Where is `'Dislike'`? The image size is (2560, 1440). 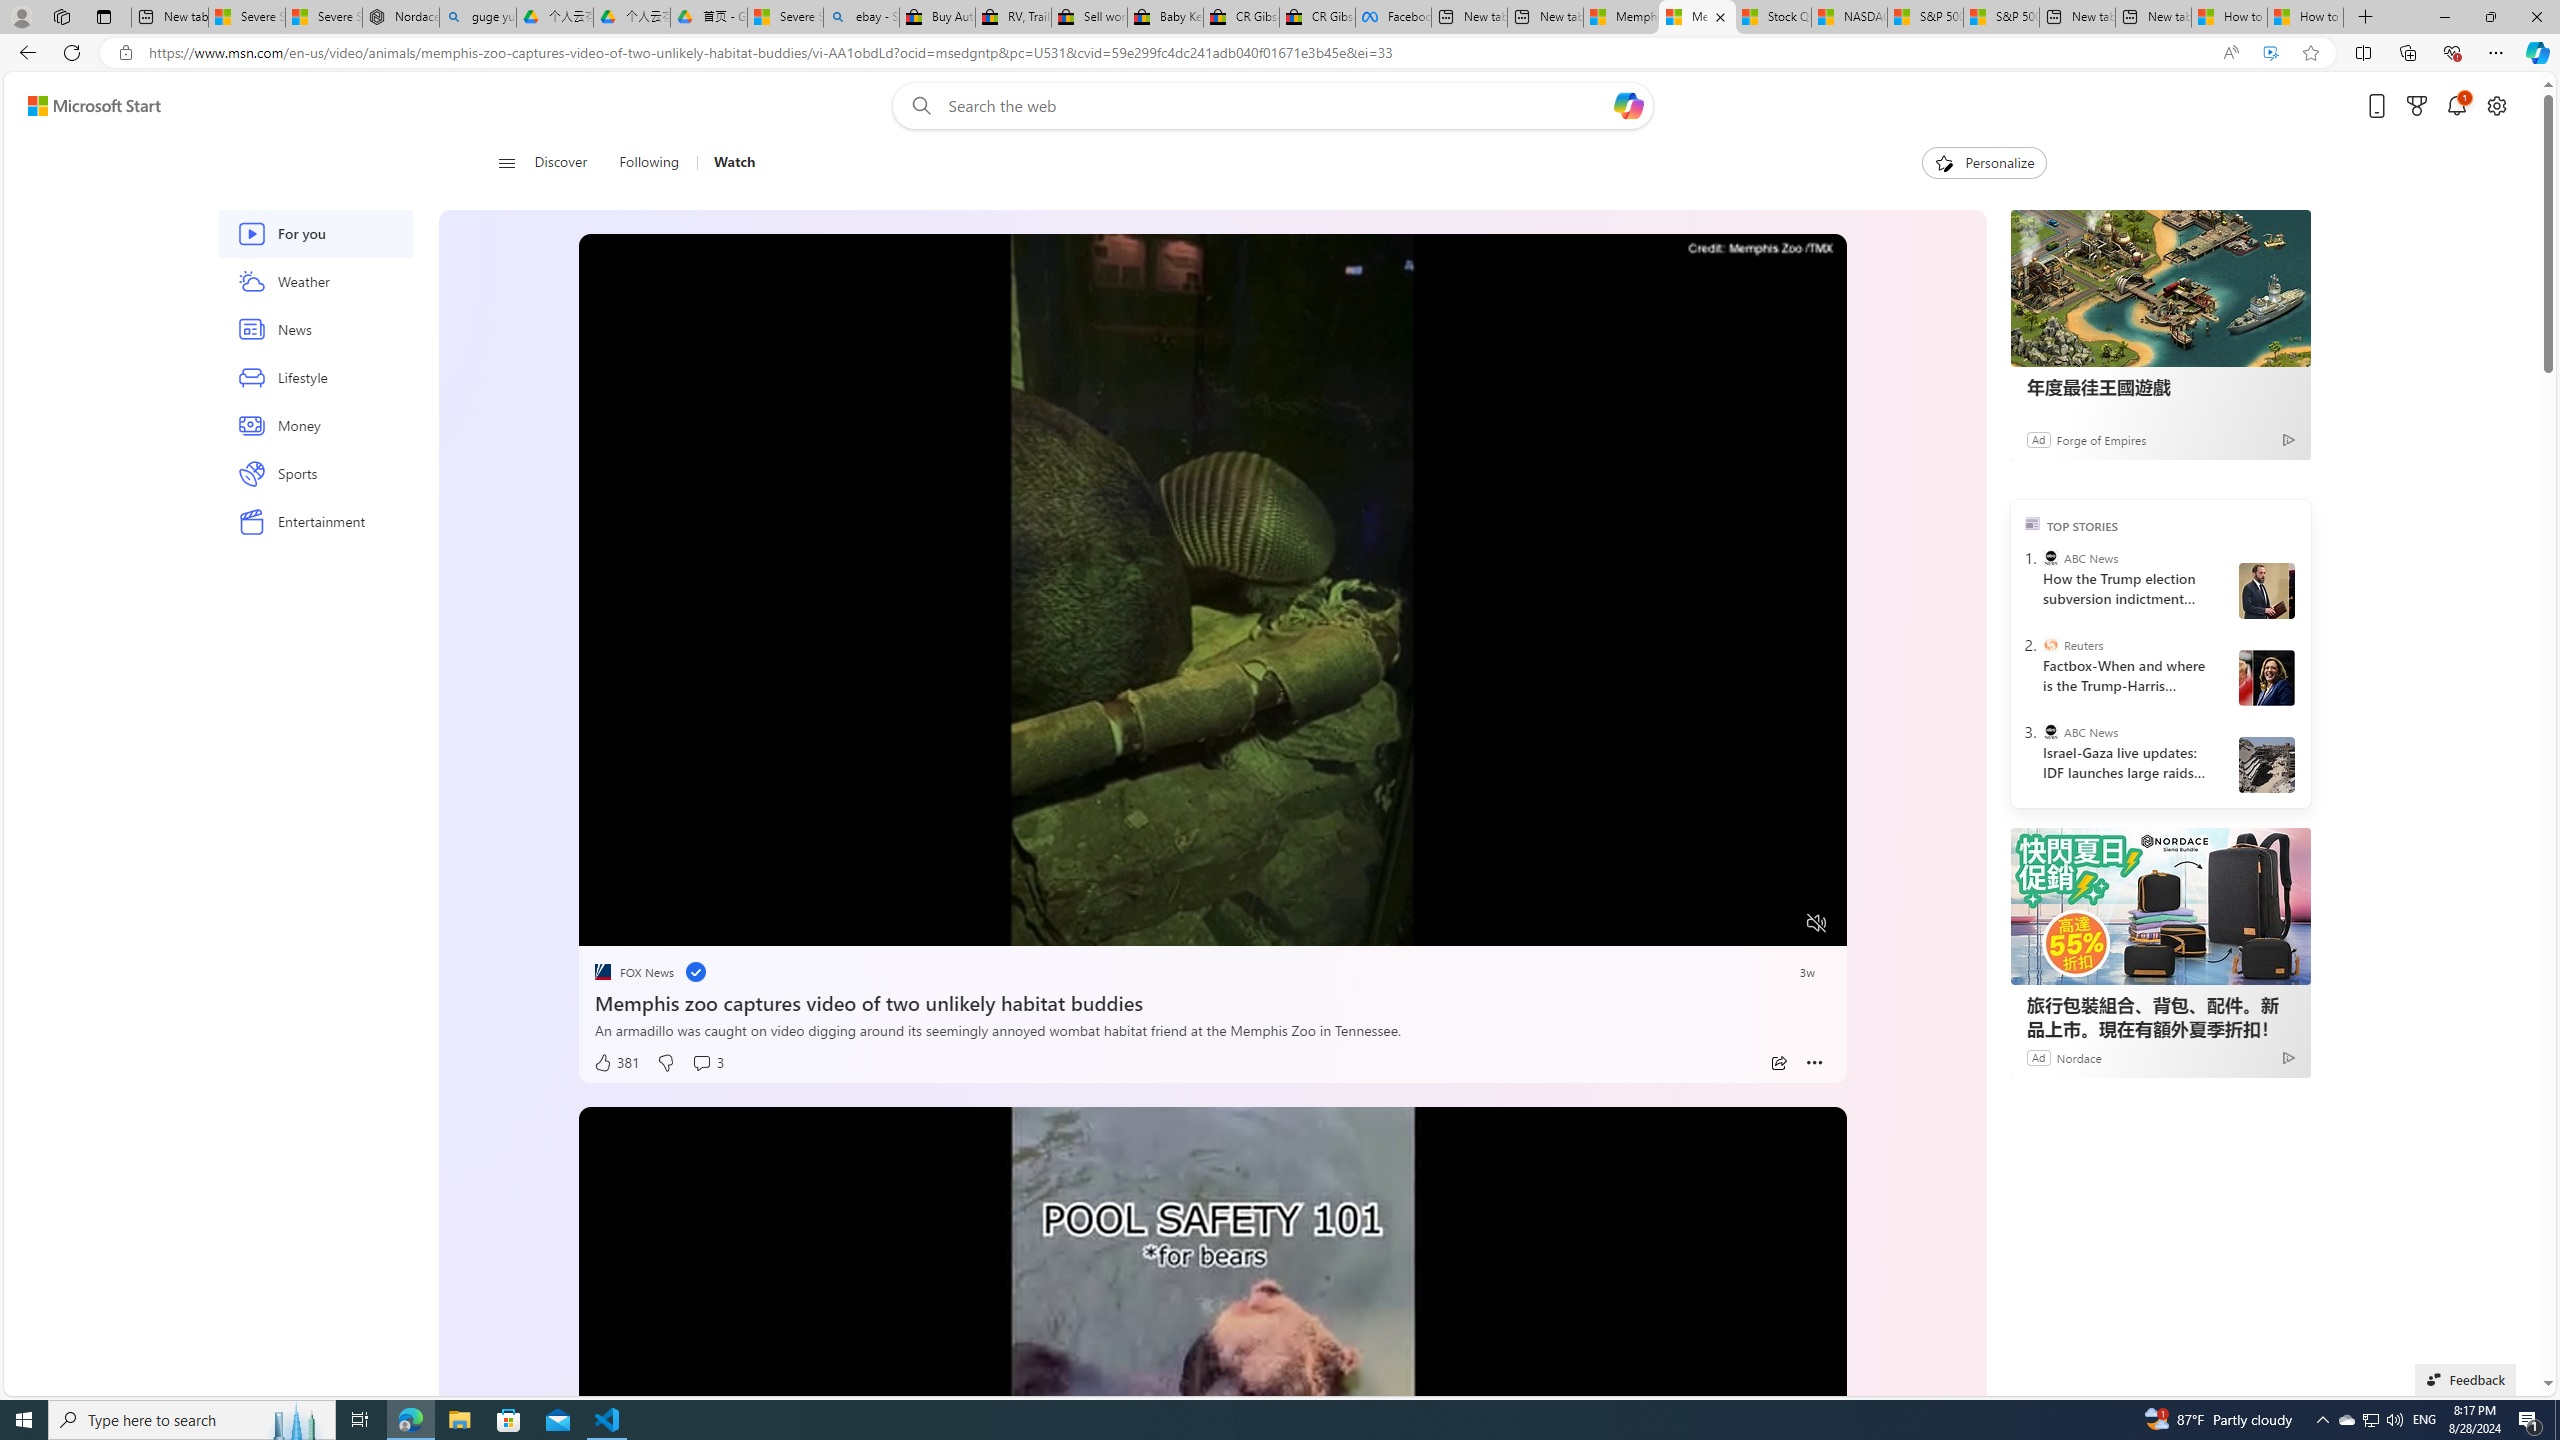
'Dislike' is located at coordinates (664, 1062).